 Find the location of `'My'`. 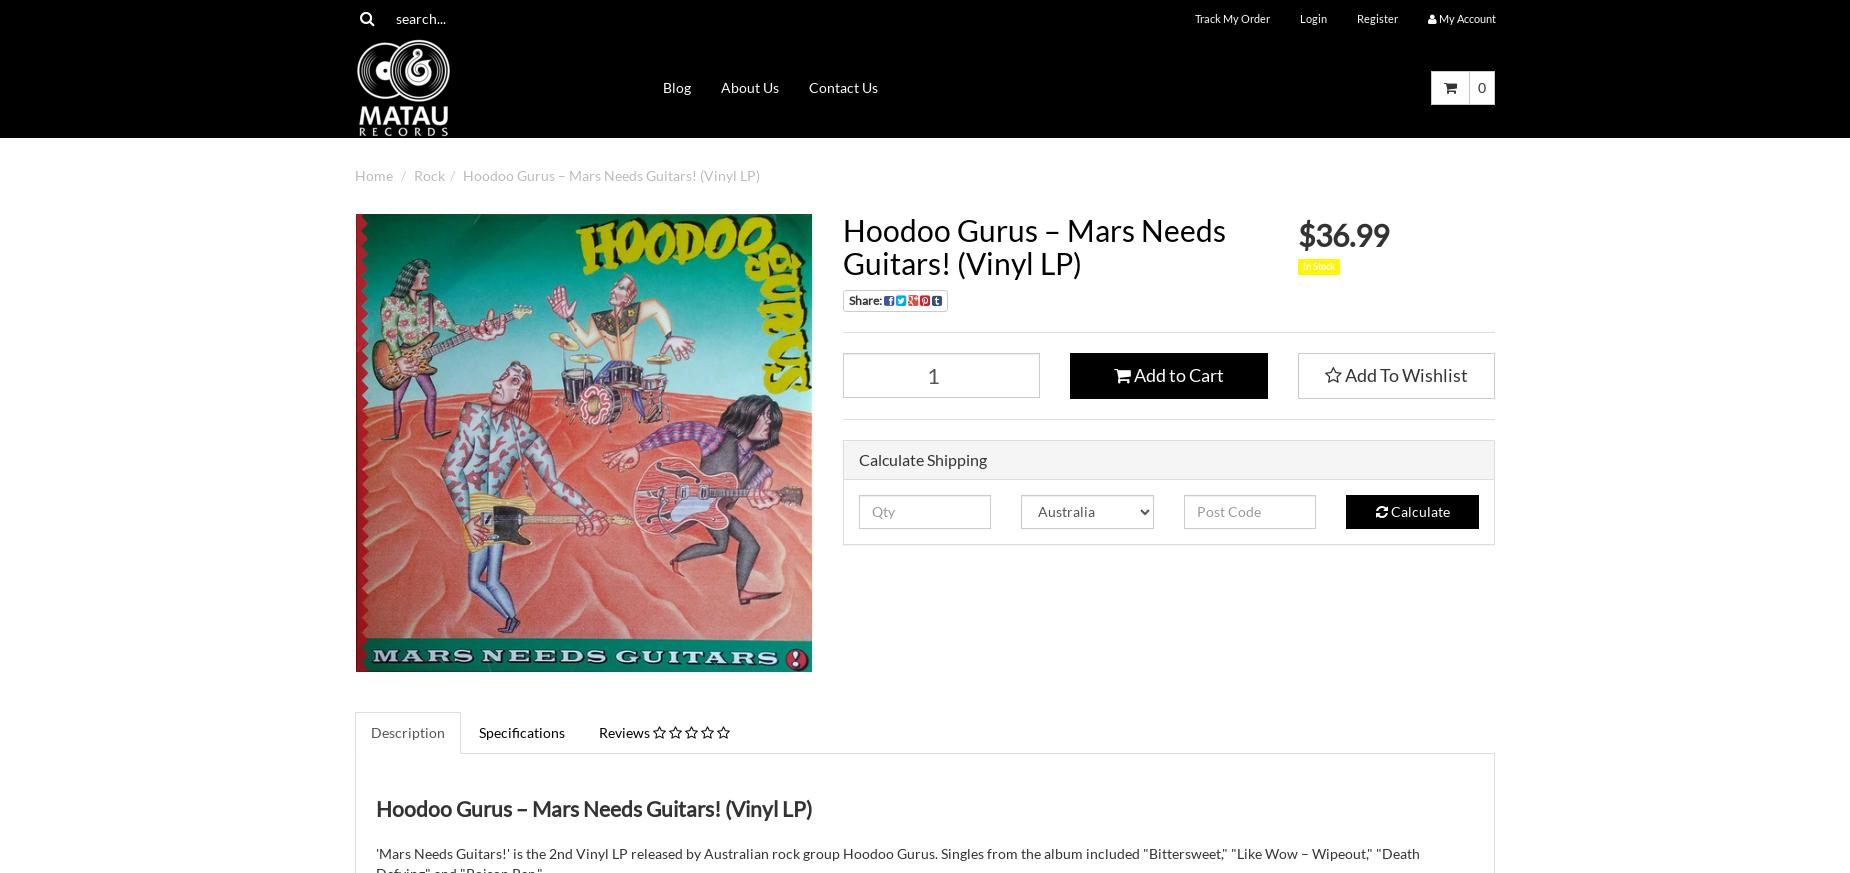

'My' is located at coordinates (1438, 17).